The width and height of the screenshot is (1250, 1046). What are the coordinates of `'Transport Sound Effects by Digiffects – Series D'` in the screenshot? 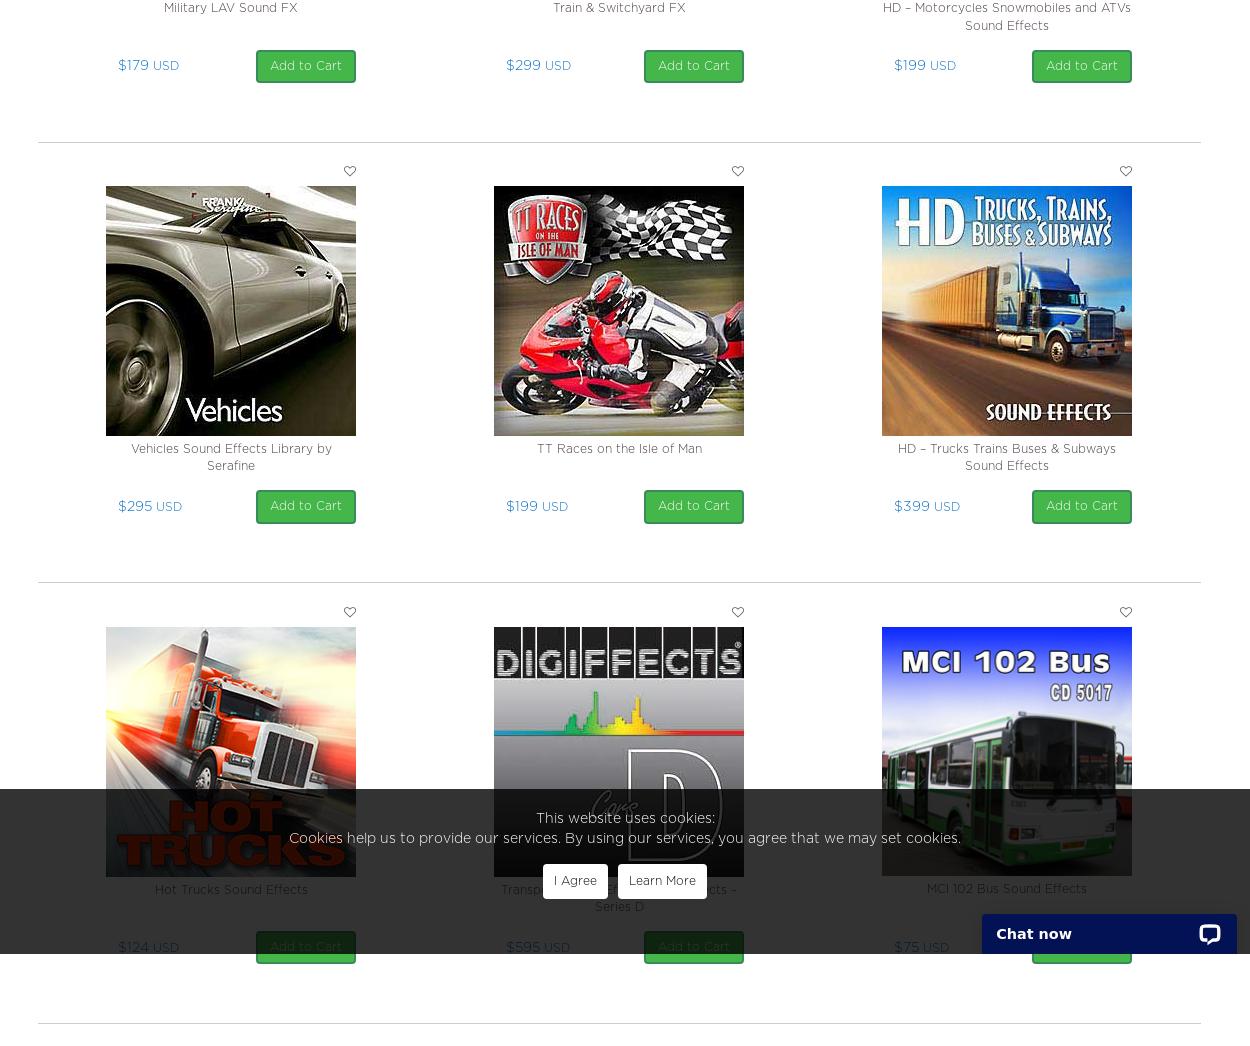 It's located at (618, 897).